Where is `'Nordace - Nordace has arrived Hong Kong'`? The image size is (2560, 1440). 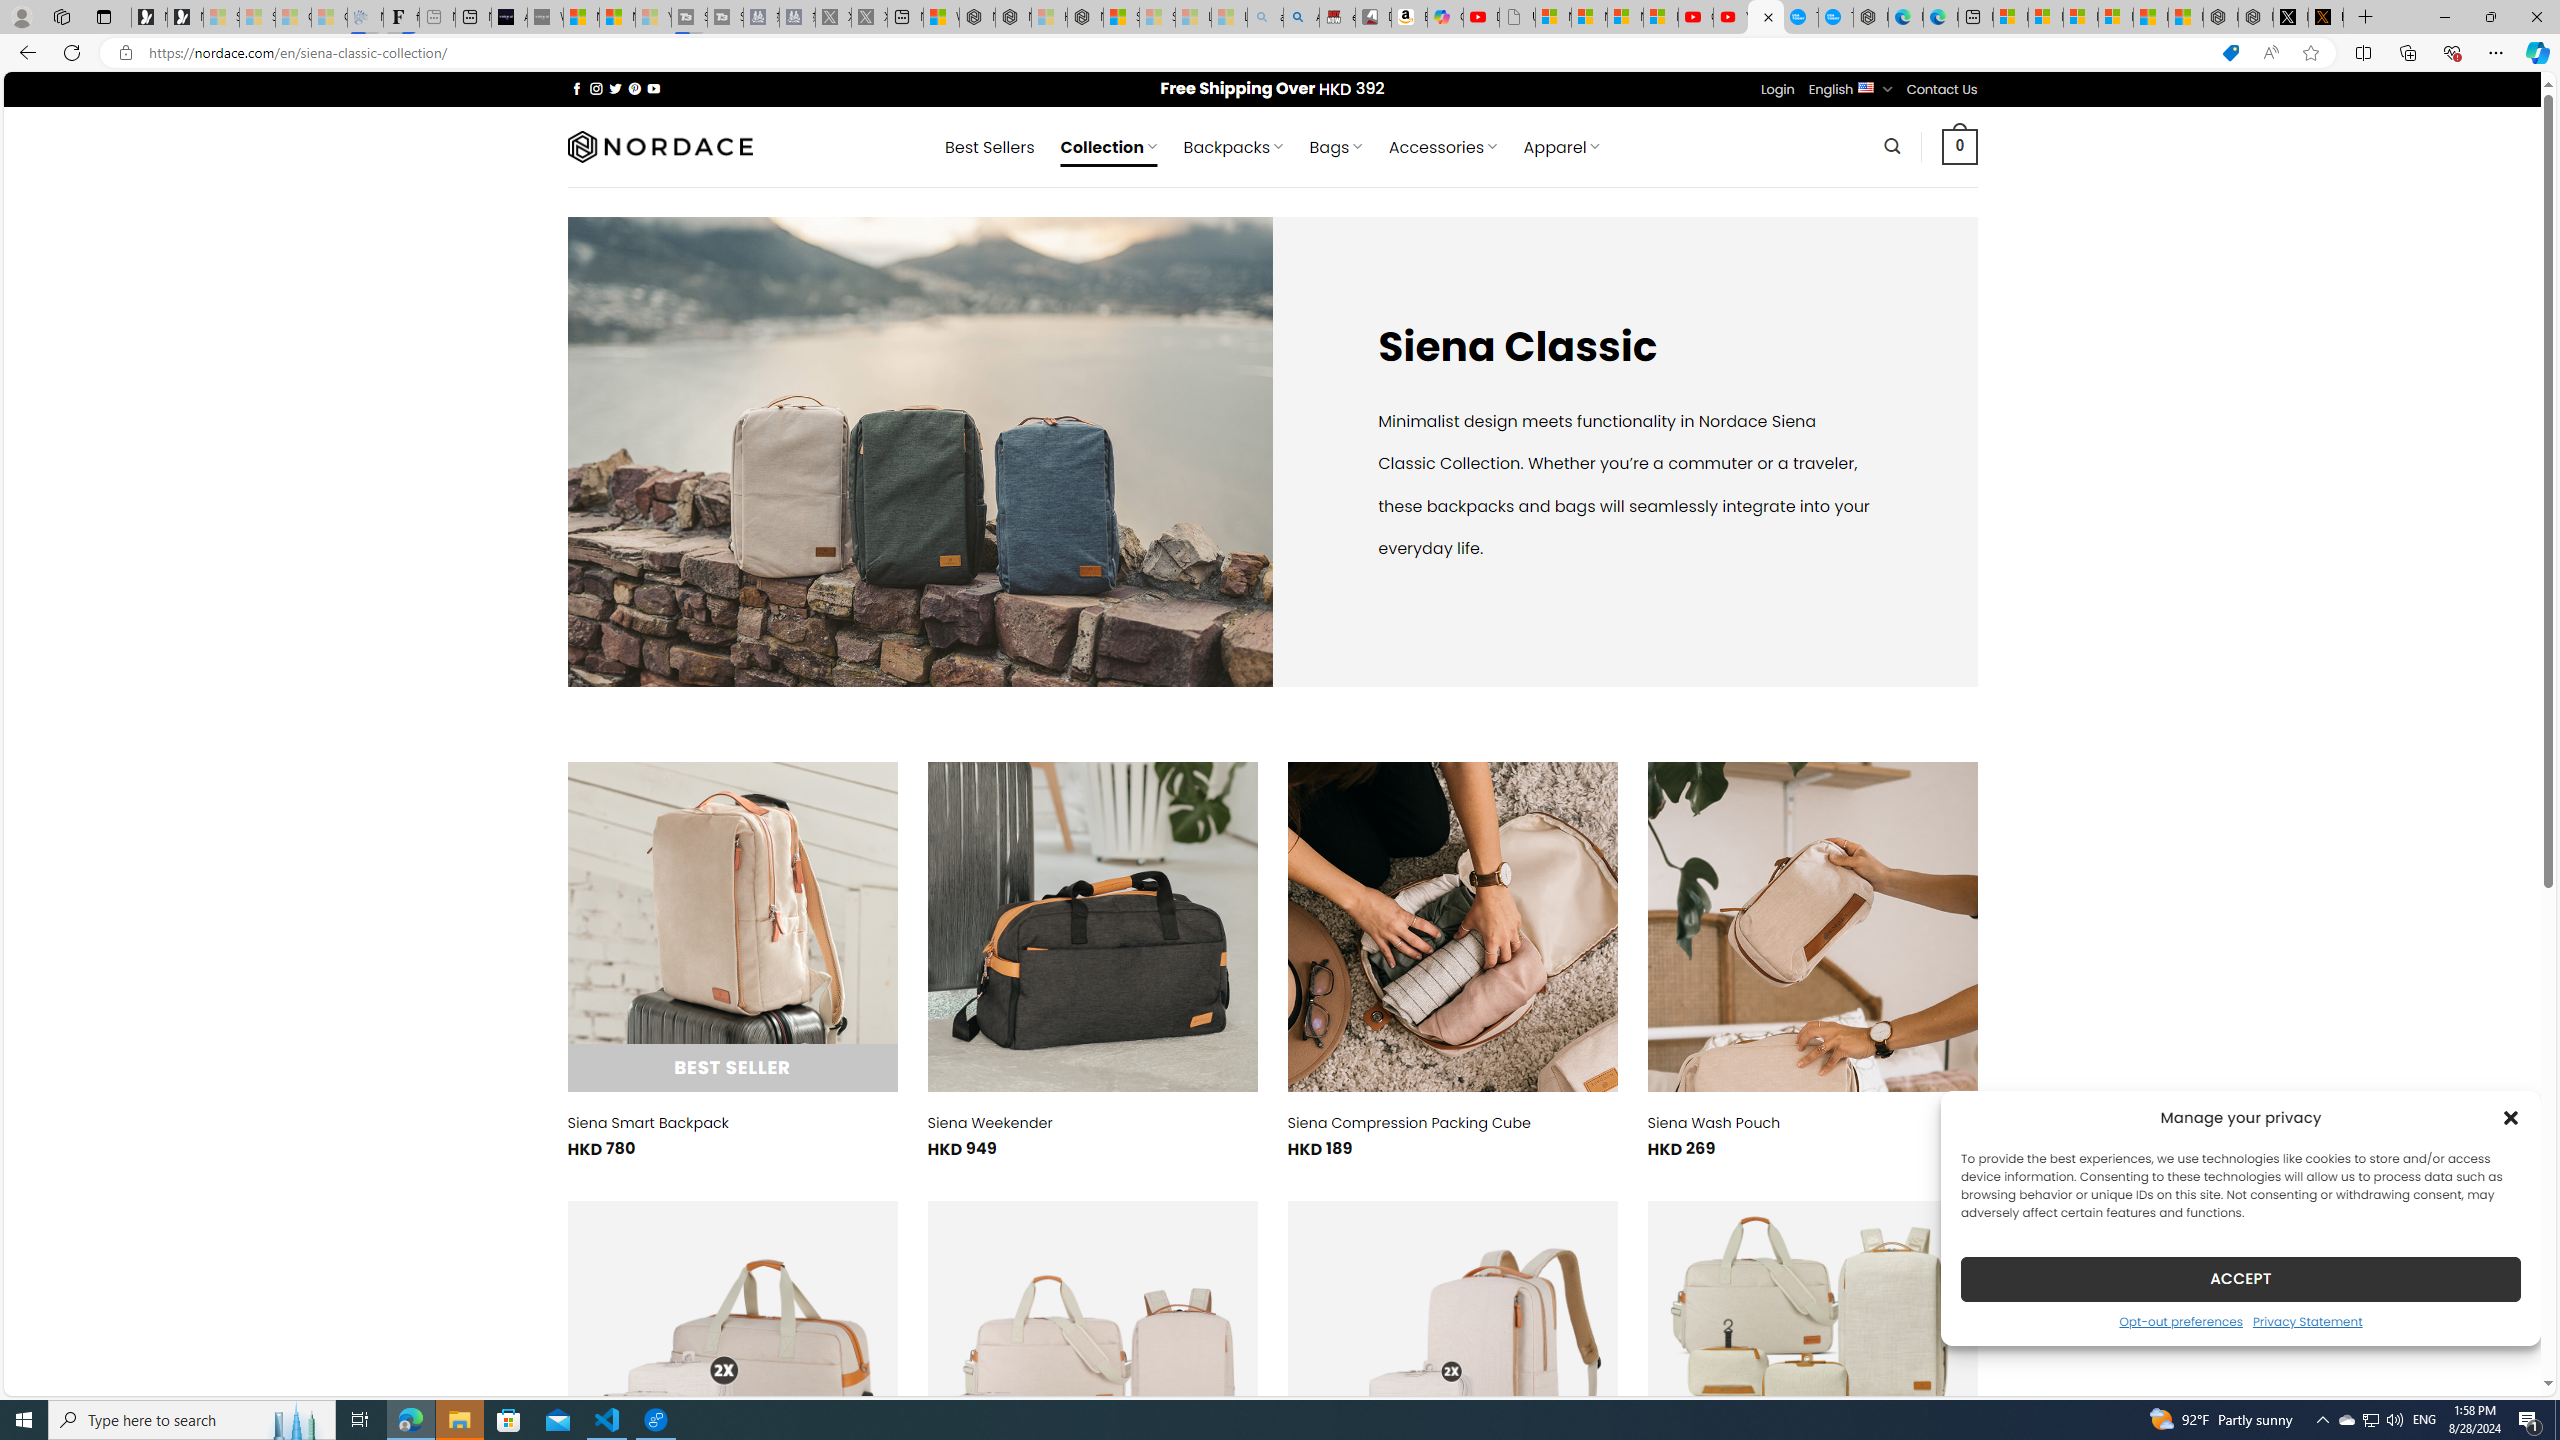 'Nordace - Nordace has arrived Hong Kong' is located at coordinates (1871, 16).